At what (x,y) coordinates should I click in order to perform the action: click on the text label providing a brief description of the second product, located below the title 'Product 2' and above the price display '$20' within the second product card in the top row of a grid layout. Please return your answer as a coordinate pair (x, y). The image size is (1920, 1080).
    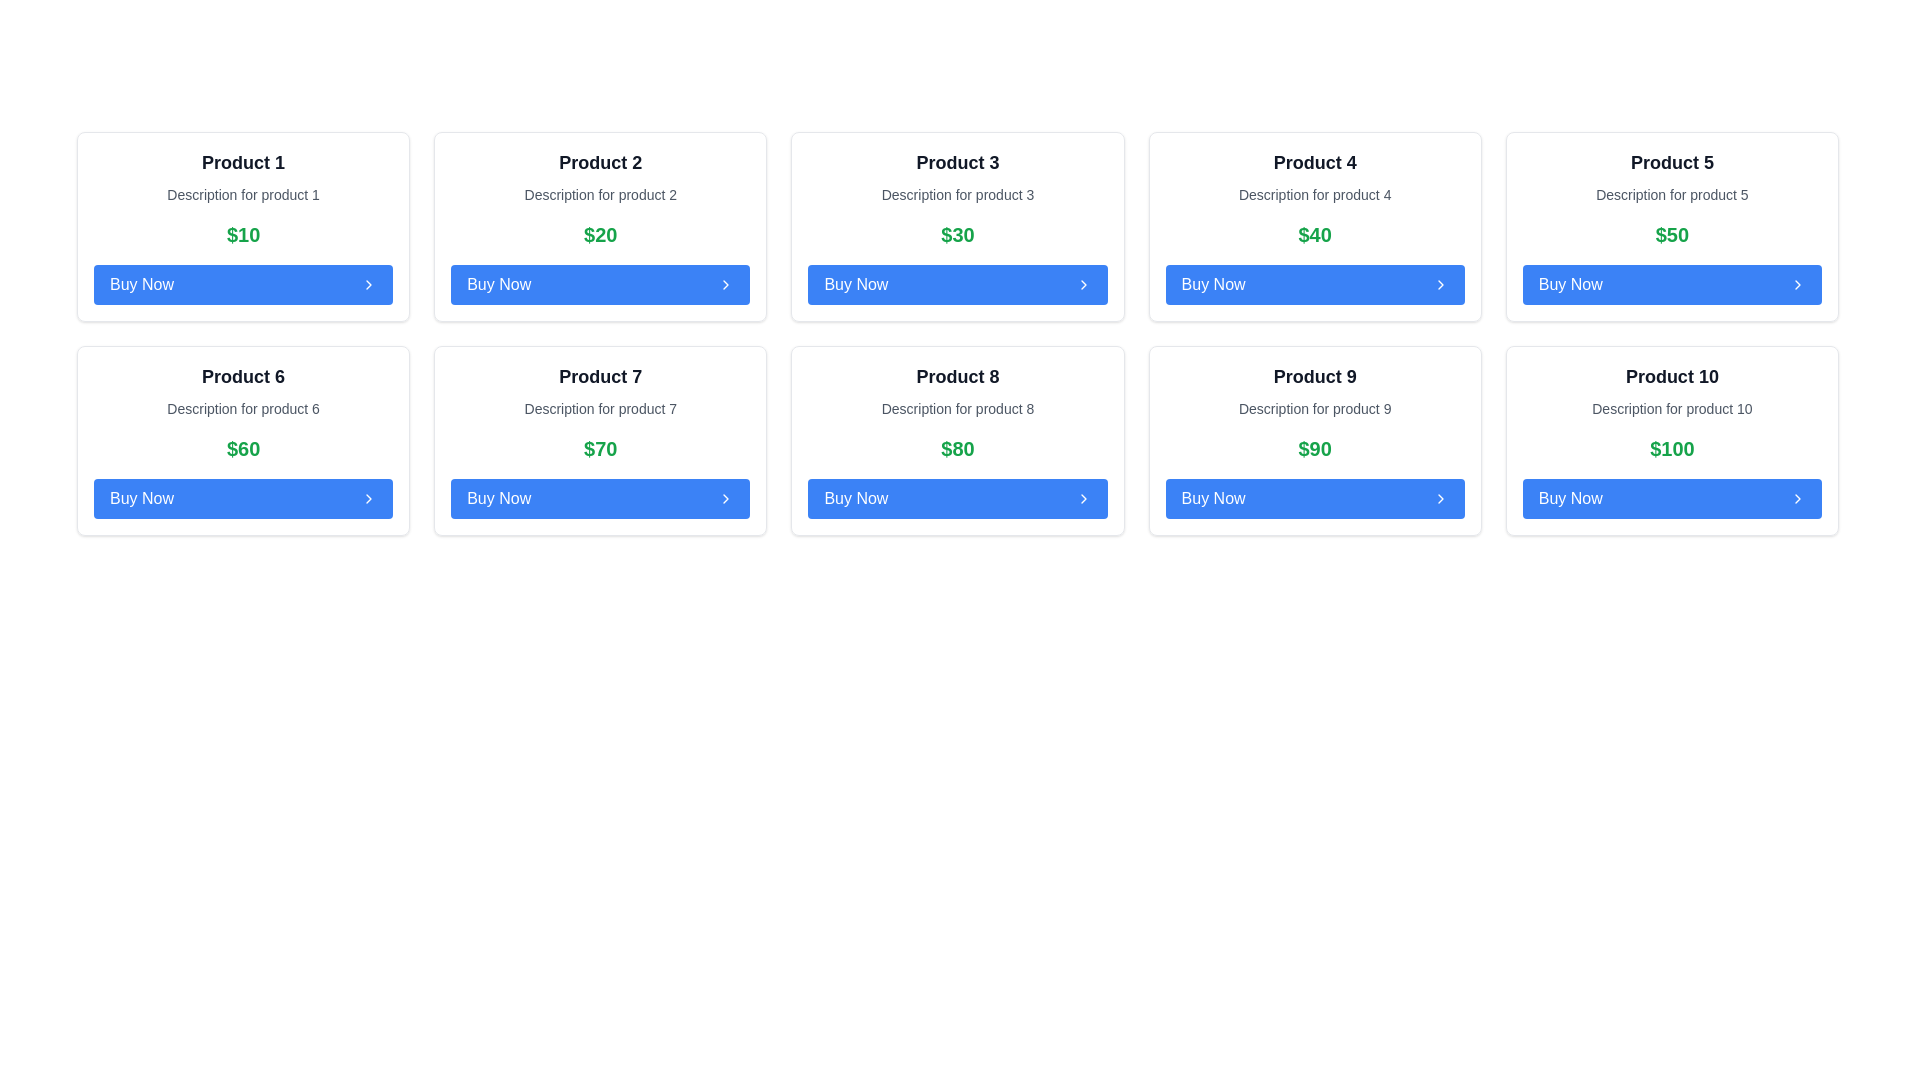
    Looking at the image, I should click on (599, 195).